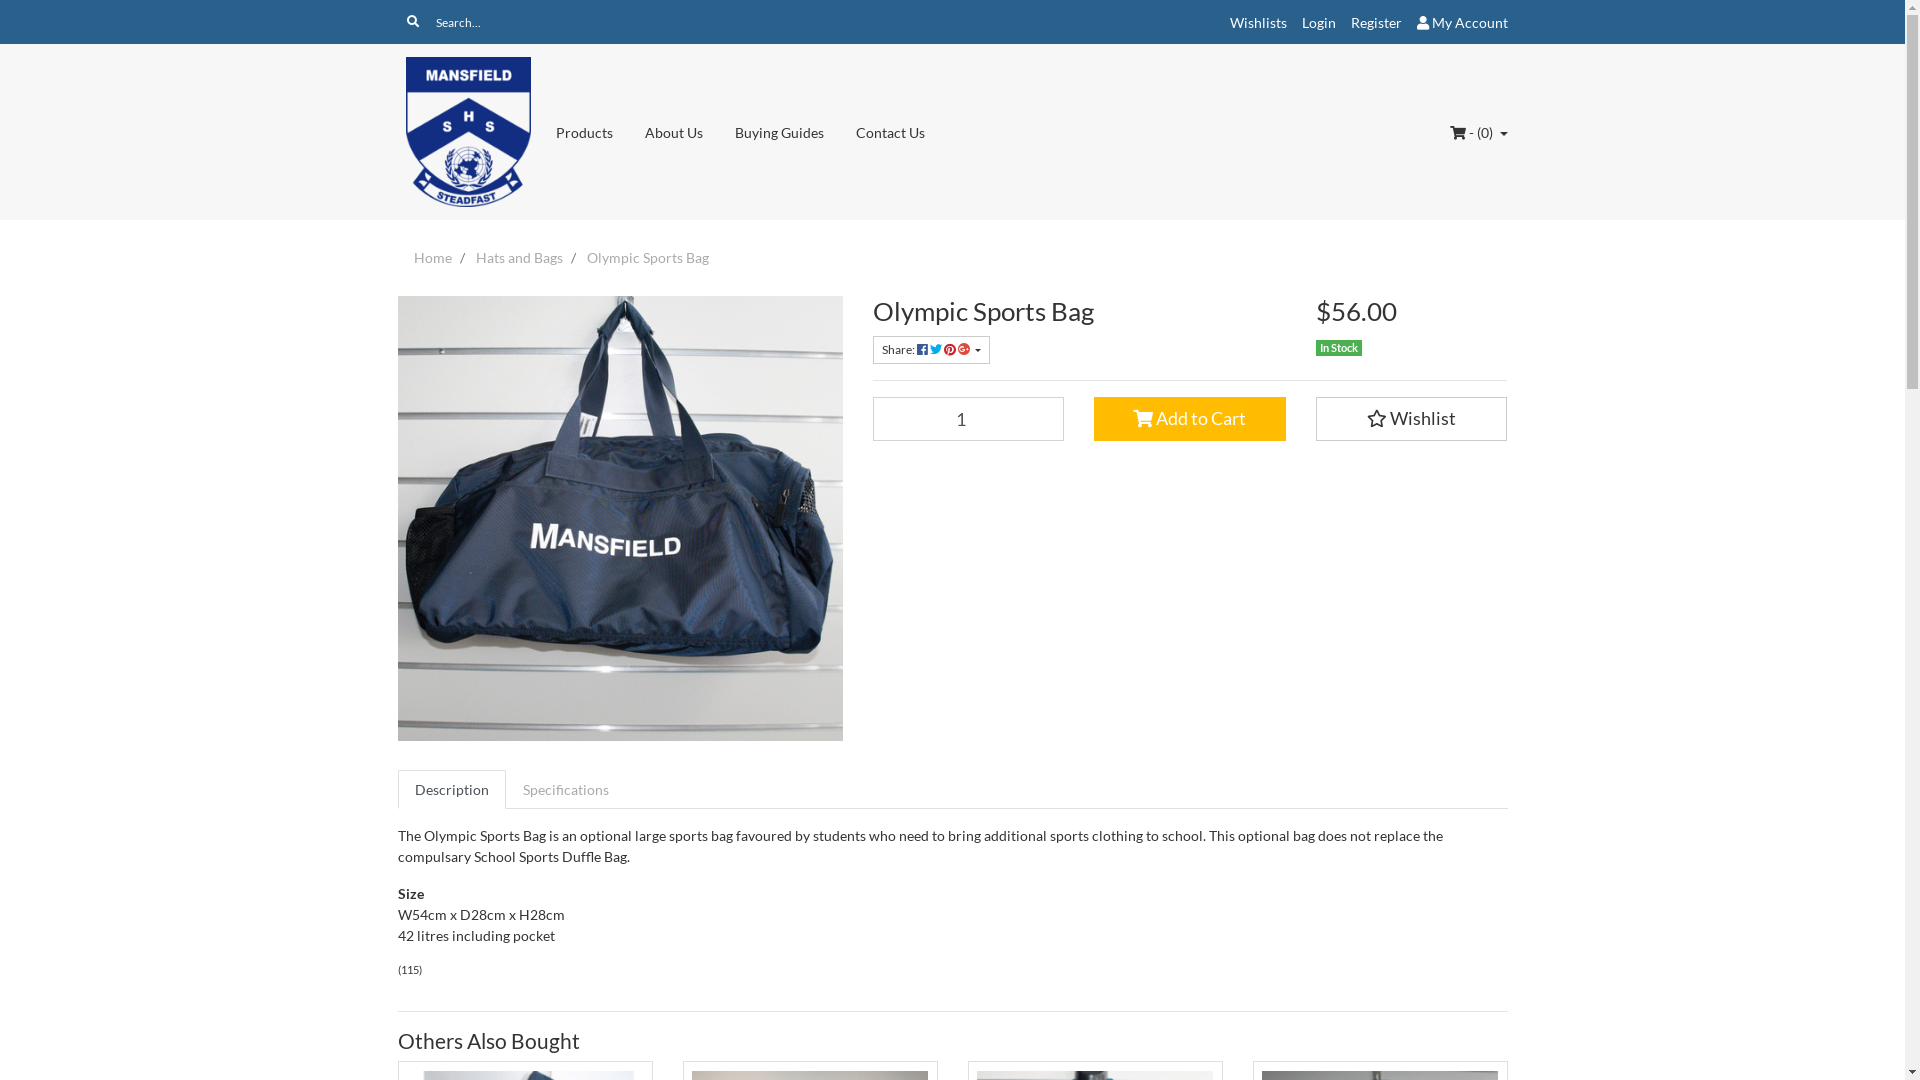 This screenshot has width=1920, height=1080. I want to click on 'Add to Cart', so click(1190, 418).